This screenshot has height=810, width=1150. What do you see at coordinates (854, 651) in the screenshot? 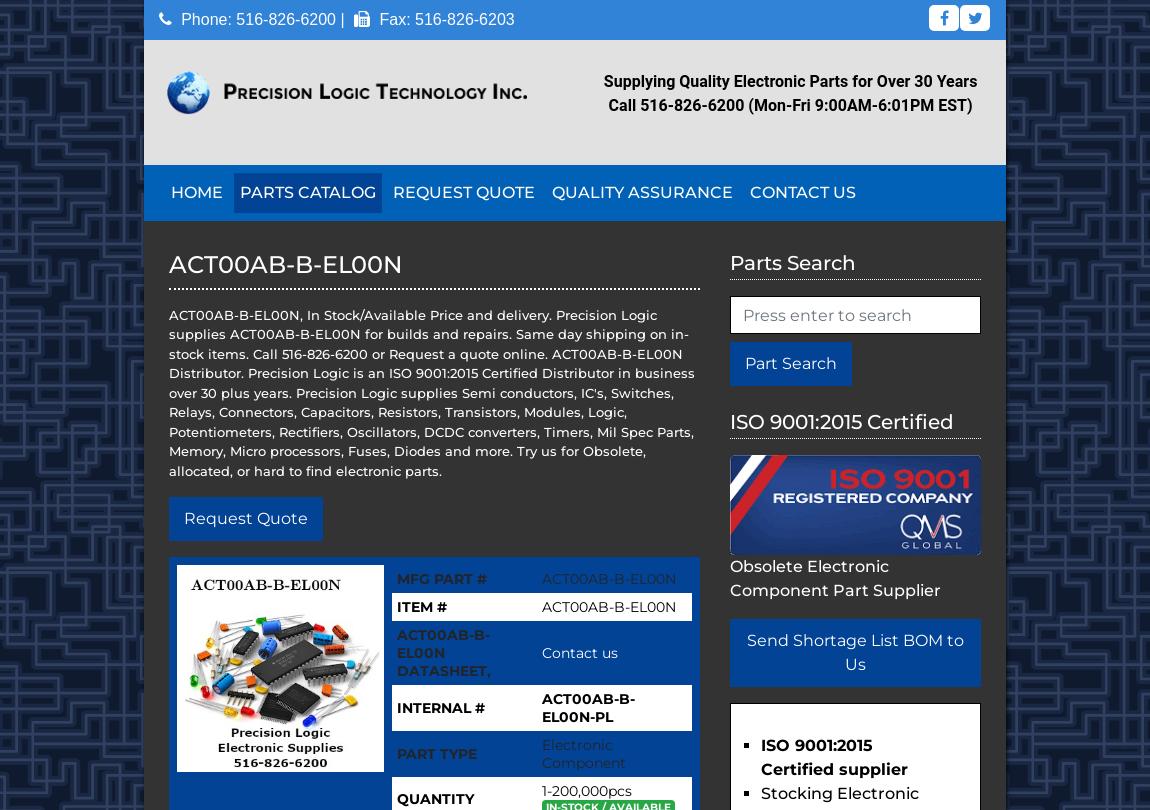
I see `'Send Shortage List BOM to Us'` at bounding box center [854, 651].